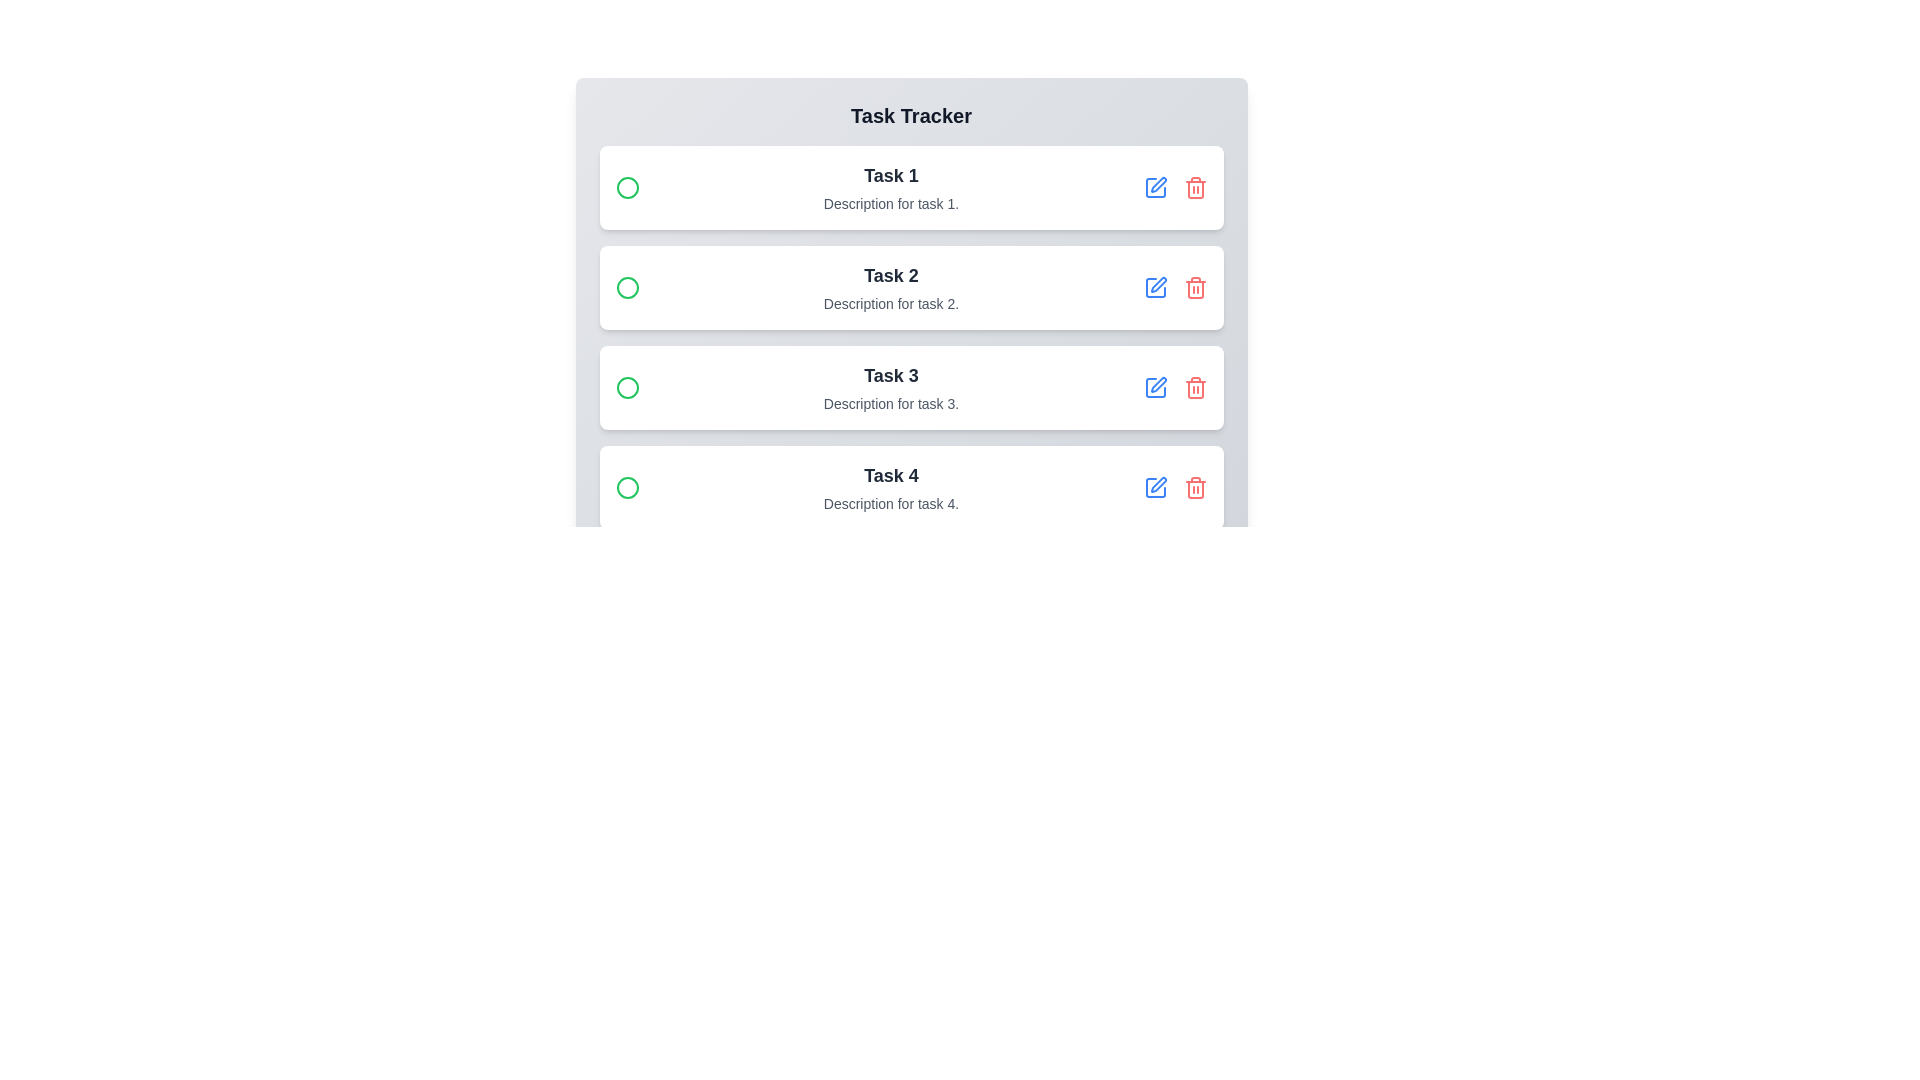  What do you see at coordinates (1155, 488) in the screenshot?
I see `the edit button of the task Task 4` at bounding box center [1155, 488].